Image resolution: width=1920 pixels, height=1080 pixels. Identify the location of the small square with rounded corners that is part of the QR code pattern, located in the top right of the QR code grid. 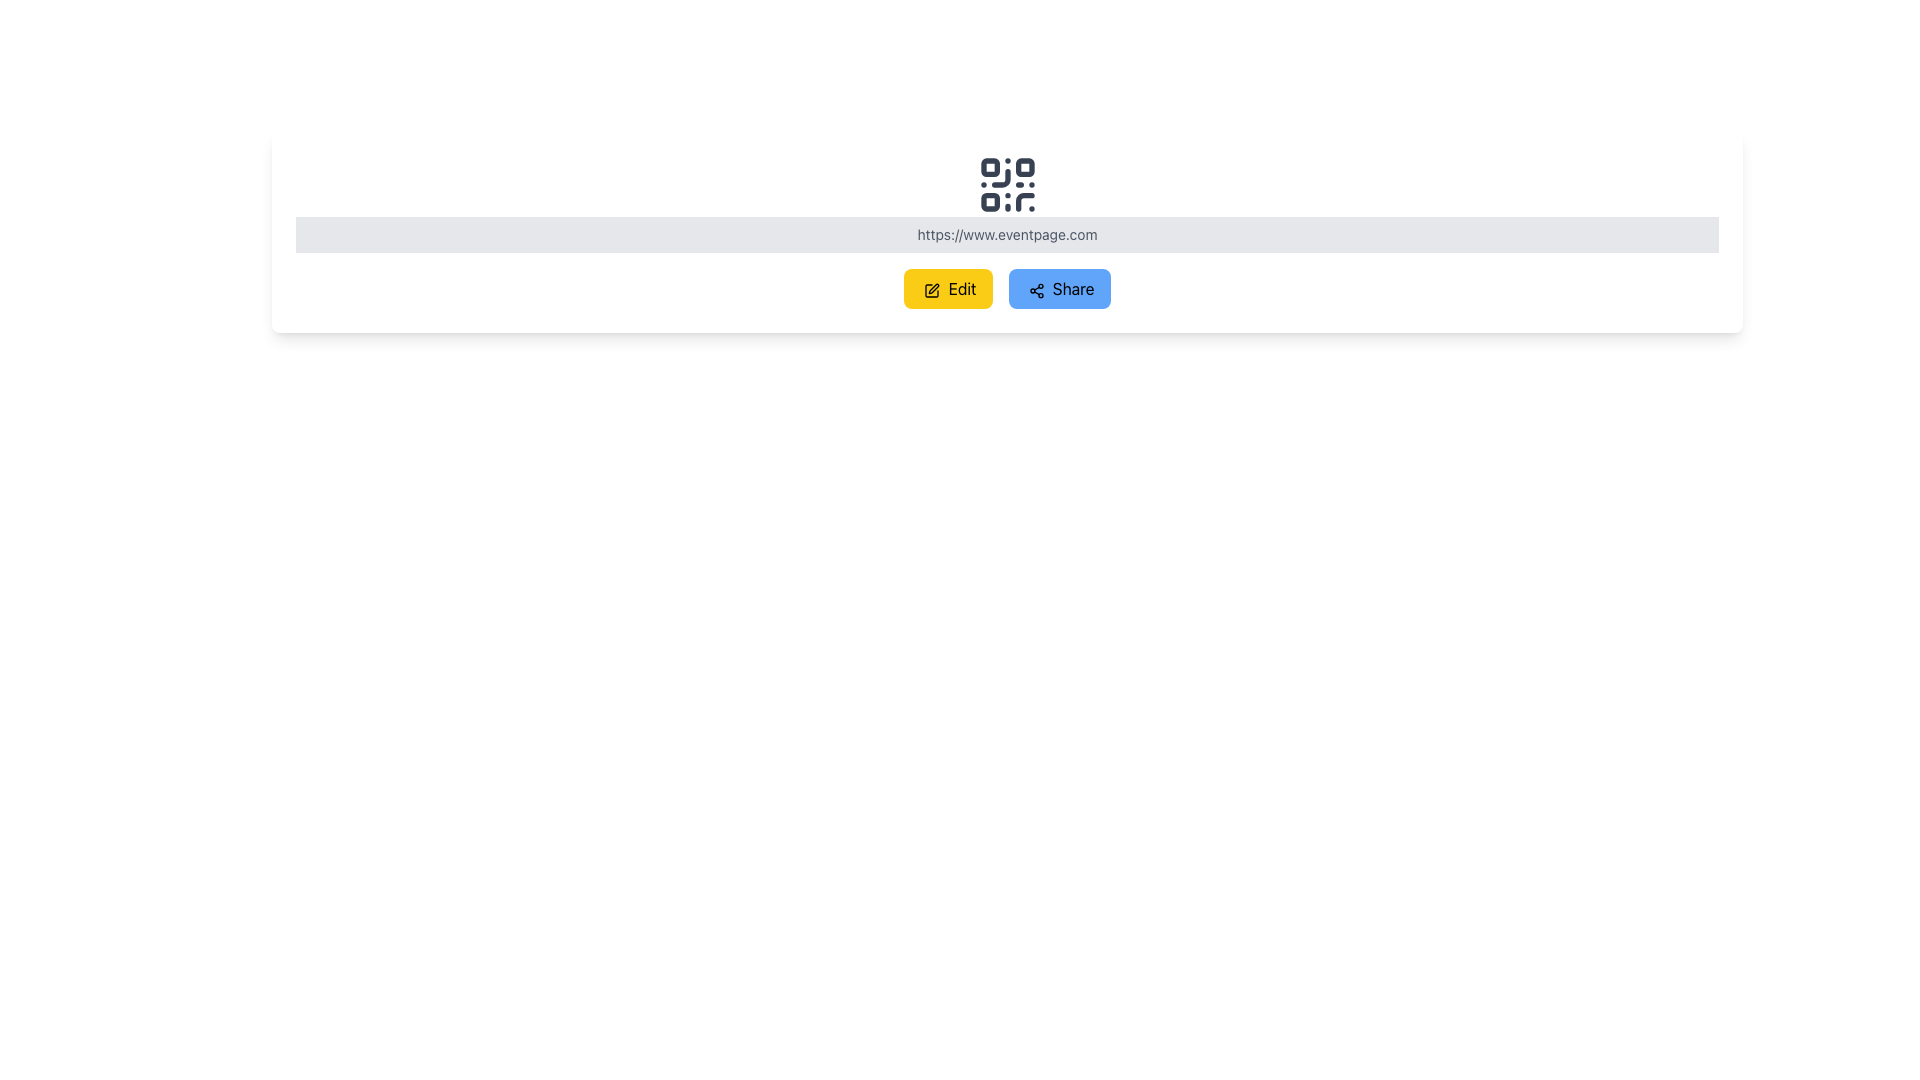
(1024, 166).